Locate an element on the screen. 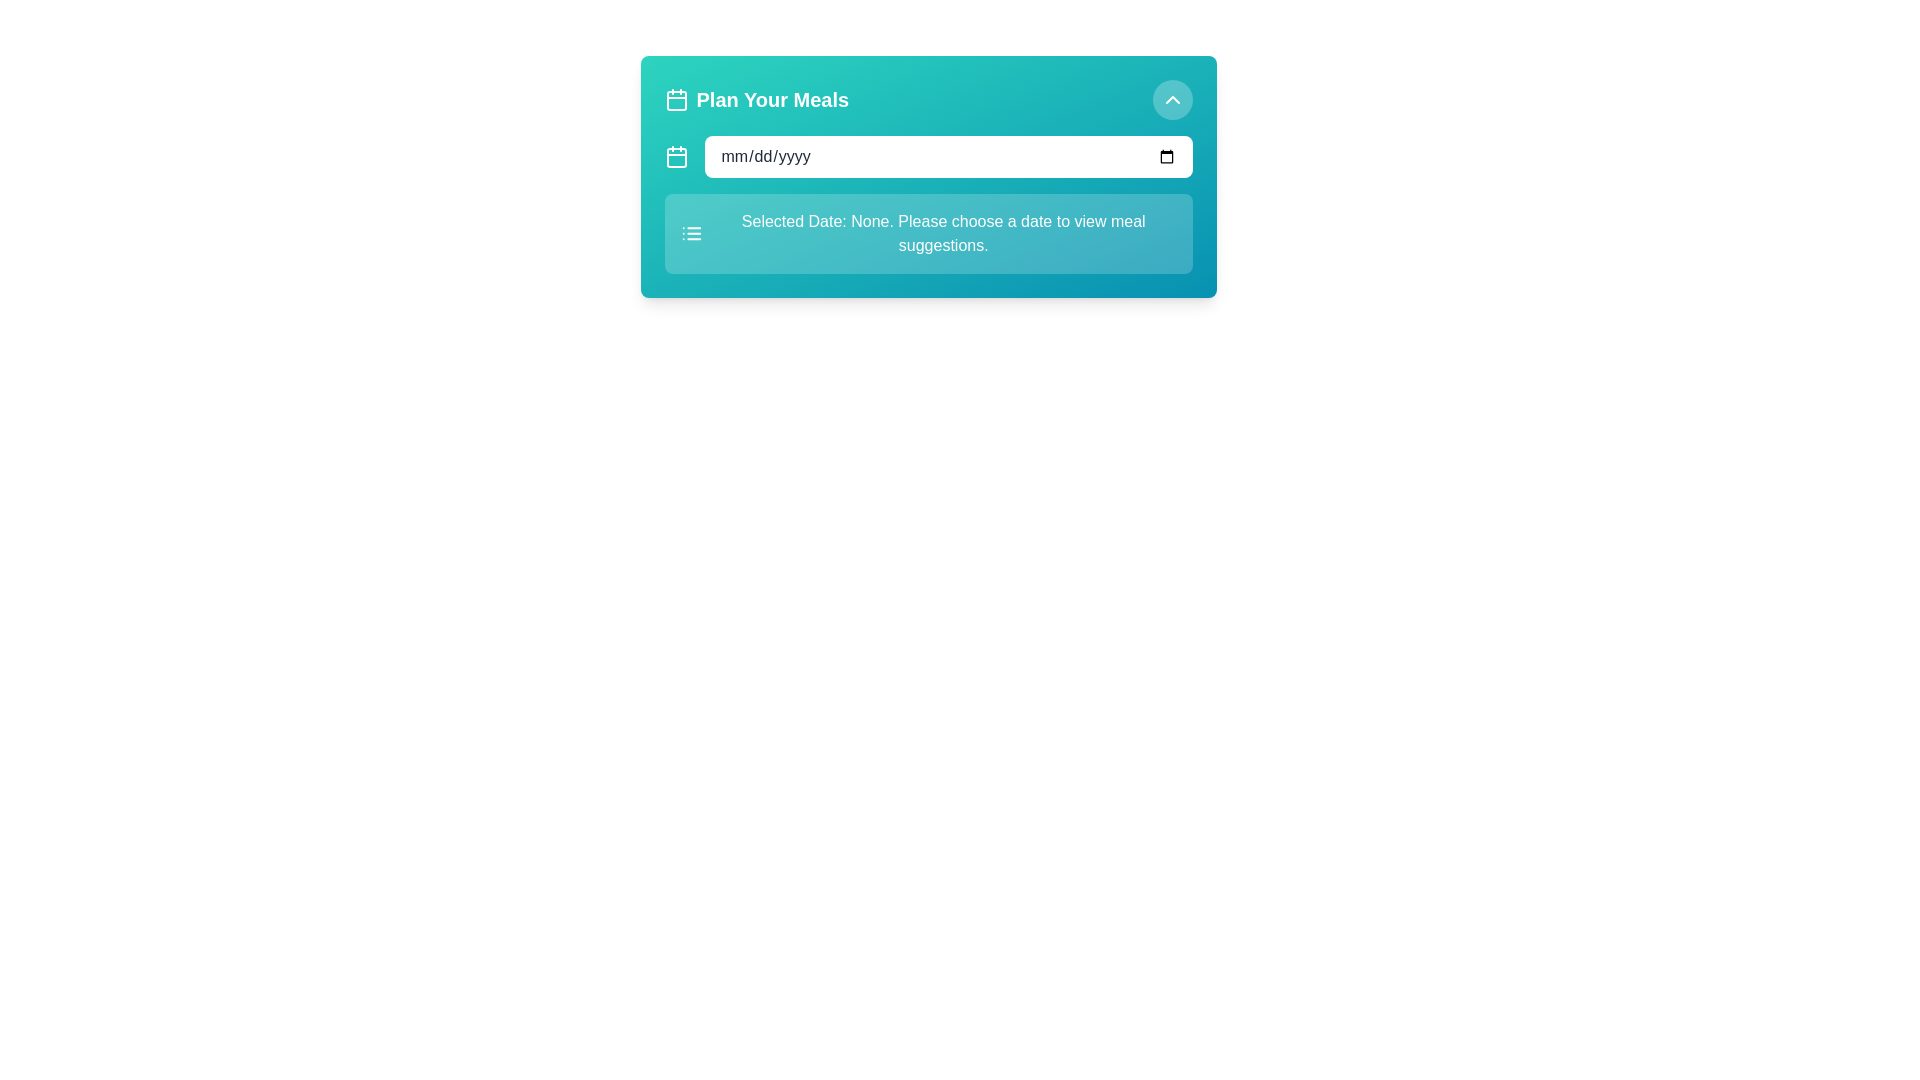  the upward-facing chevron arrow button icon located in the upper right corner of the teal card interface is located at coordinates (1172, 100).